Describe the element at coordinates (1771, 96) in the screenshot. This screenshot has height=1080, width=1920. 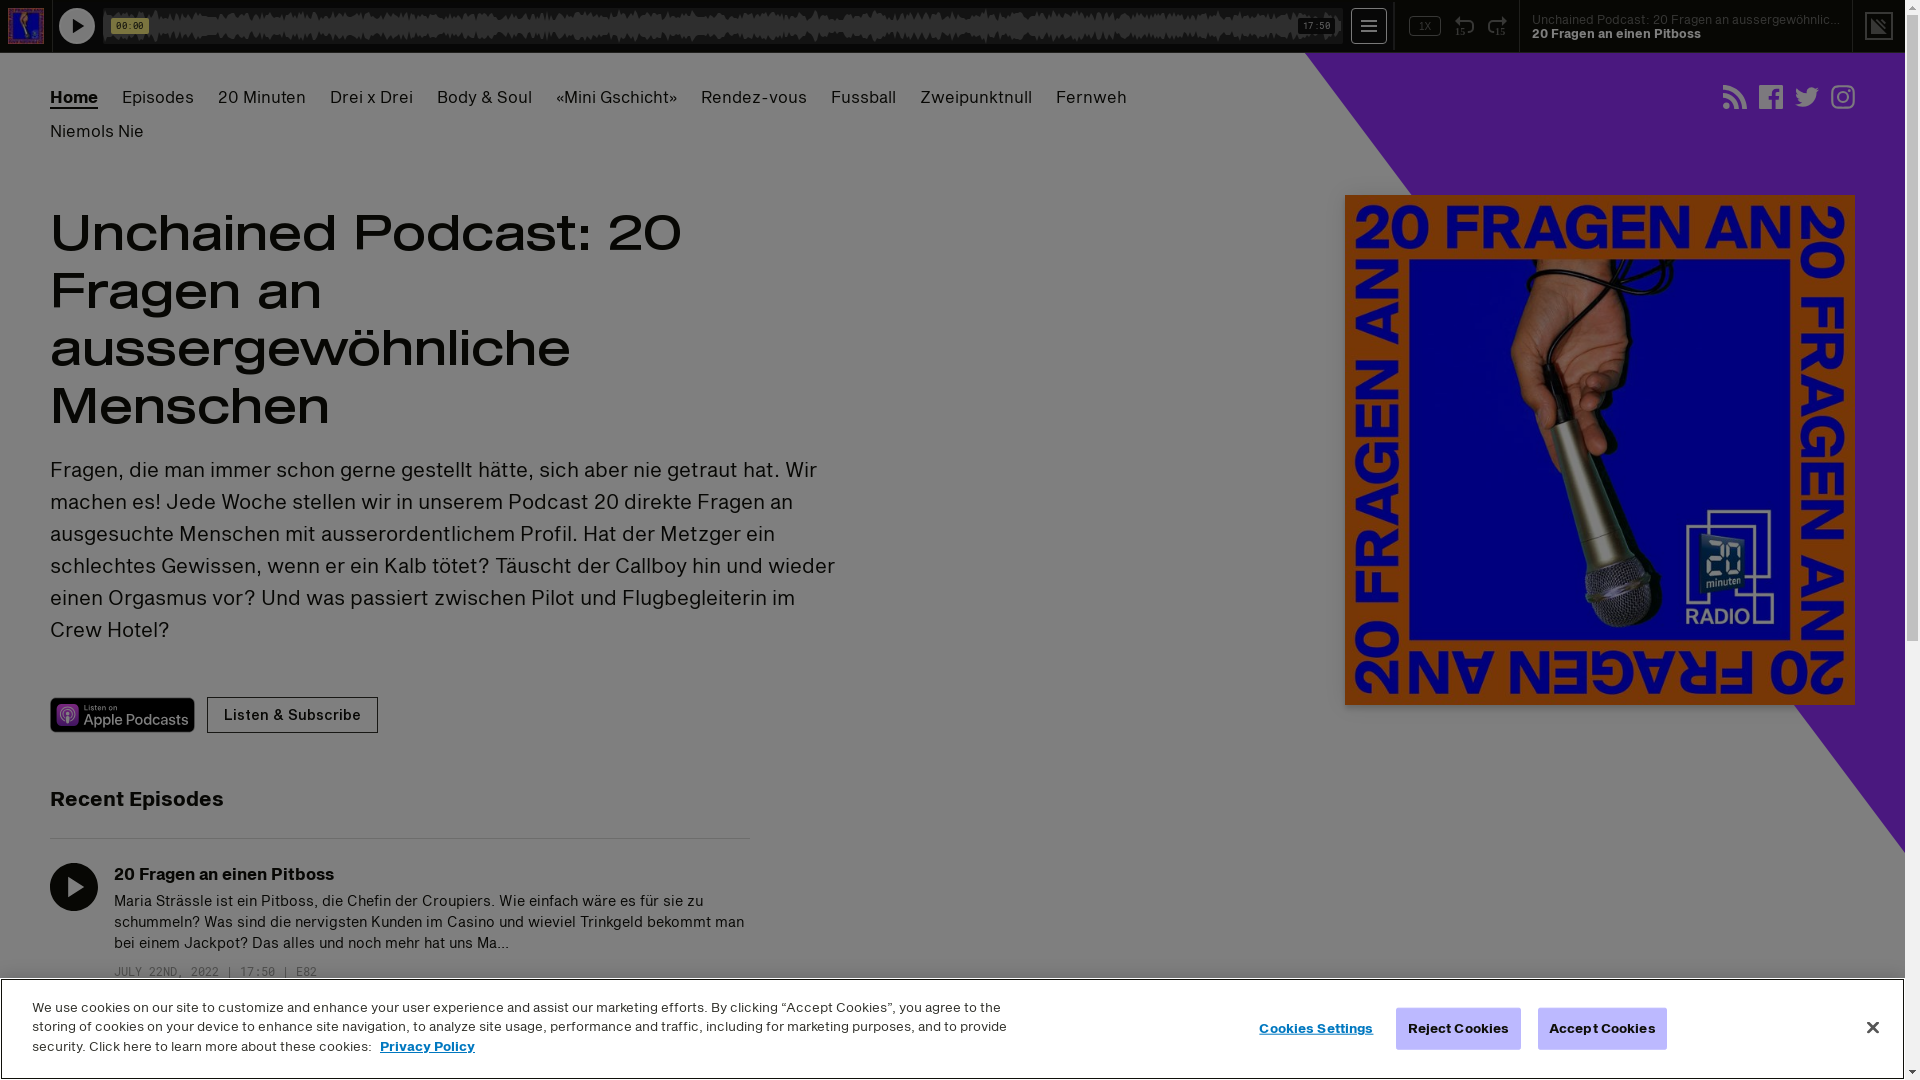
I see `'Facebook'` at that location.